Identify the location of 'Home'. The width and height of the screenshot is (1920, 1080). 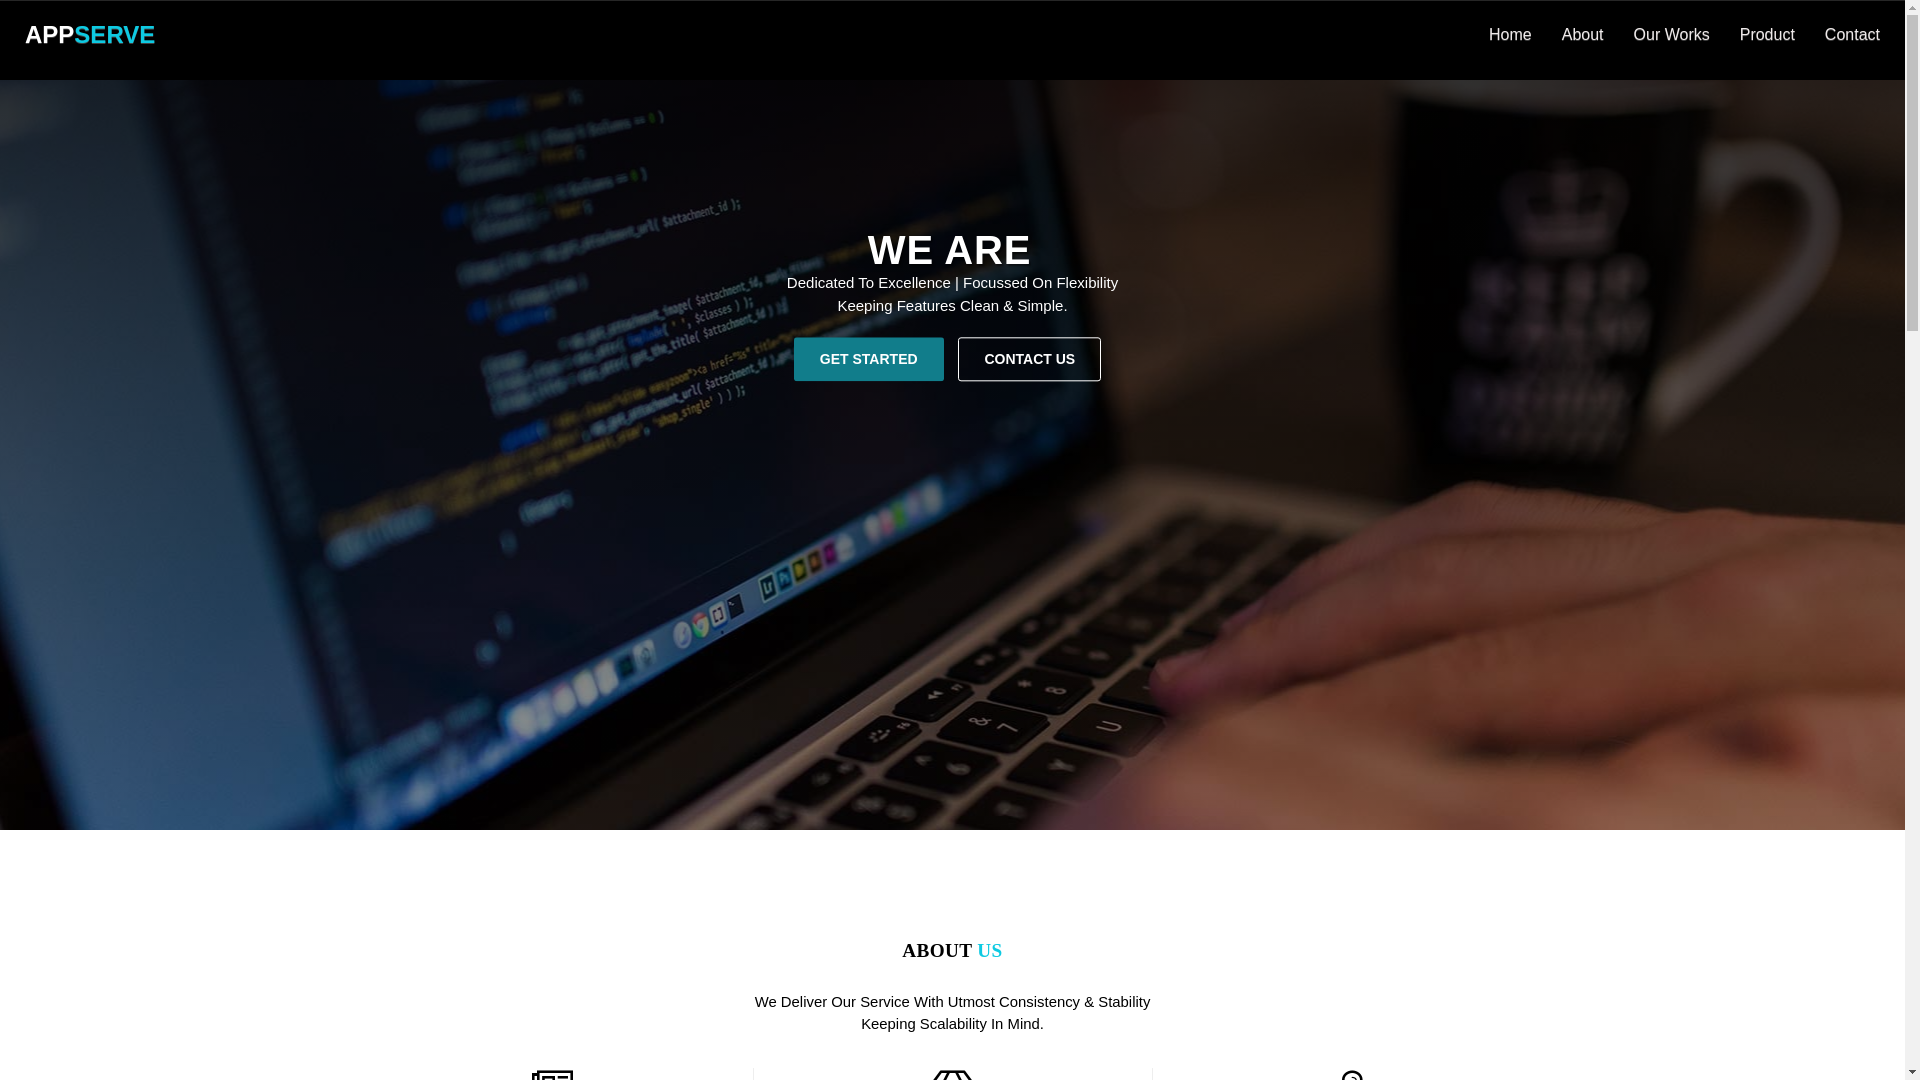
(1510, 34).